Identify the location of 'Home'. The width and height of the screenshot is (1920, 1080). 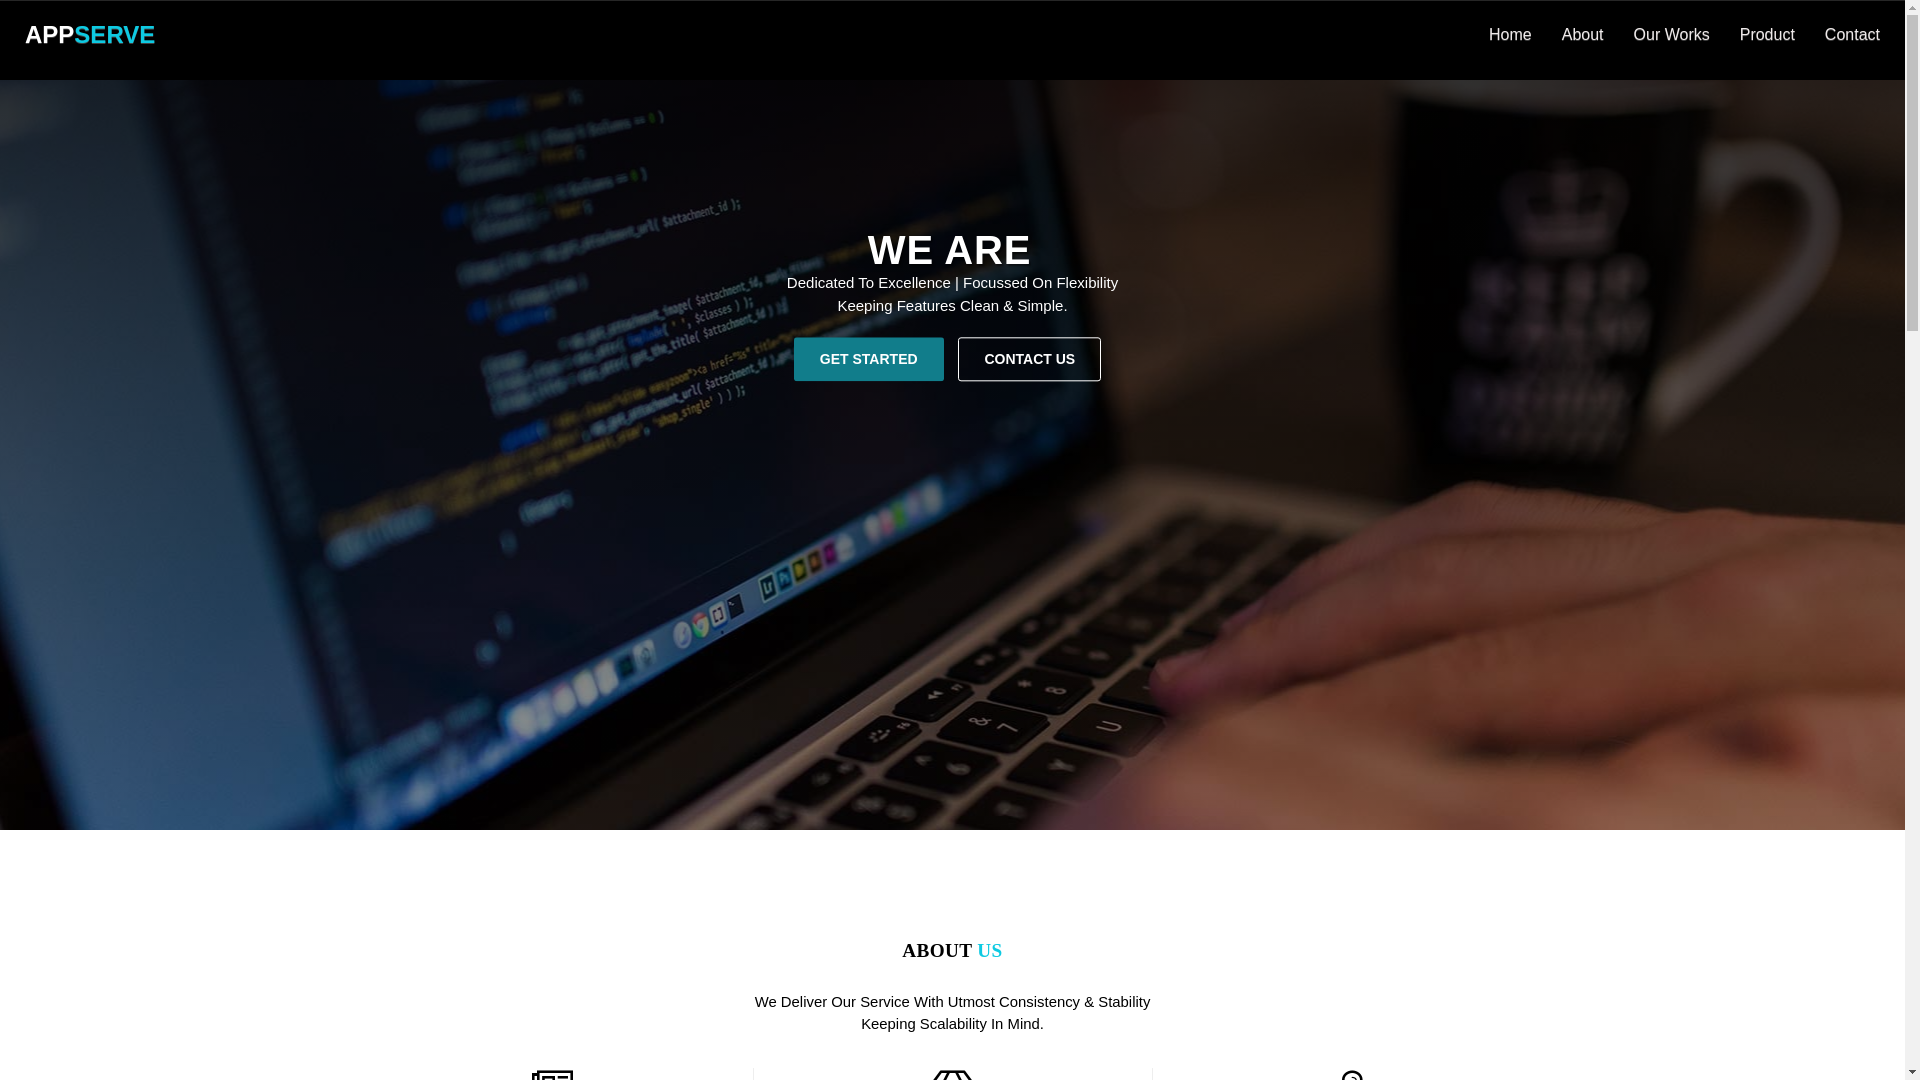
(1510, 34).